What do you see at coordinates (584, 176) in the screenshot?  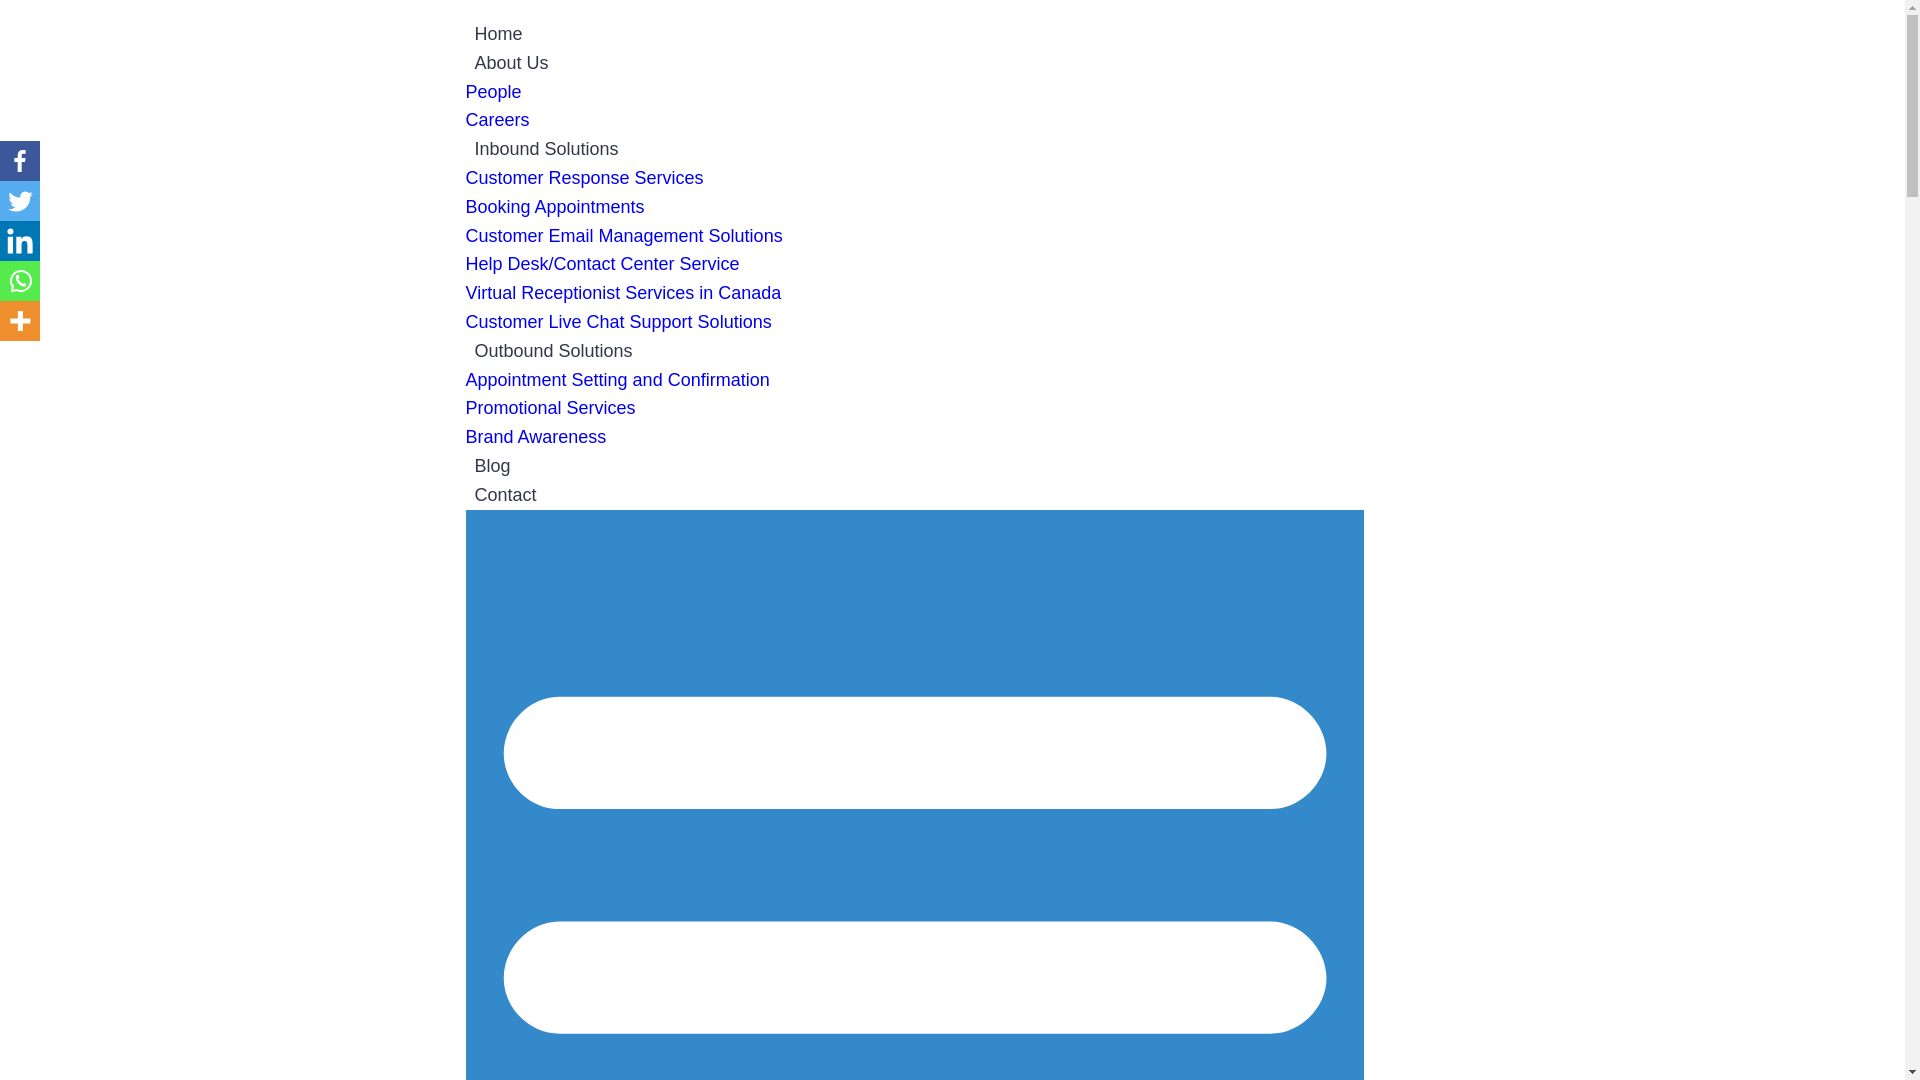 I see `'Customer Response Services'` at bounding box center [584, 176].